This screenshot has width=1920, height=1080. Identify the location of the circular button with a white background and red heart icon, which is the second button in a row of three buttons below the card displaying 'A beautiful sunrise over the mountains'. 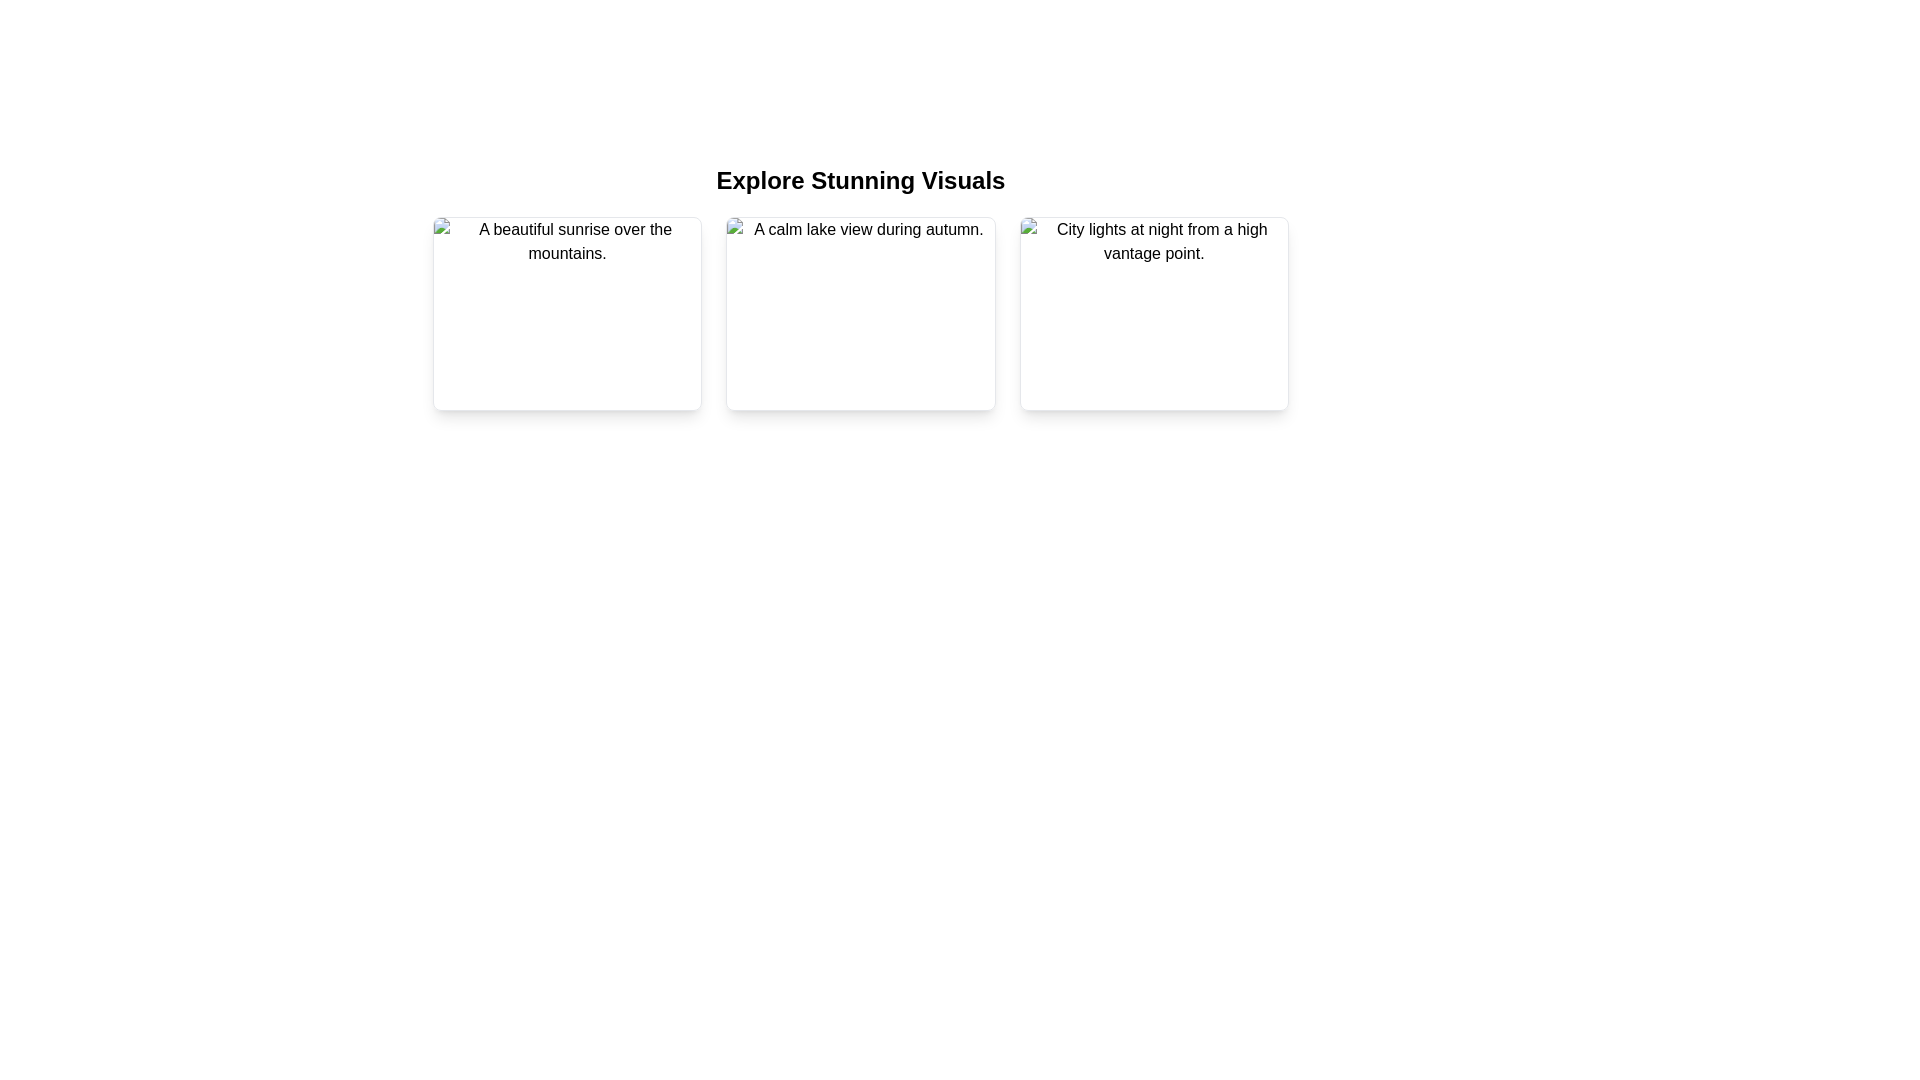
(504, 388).